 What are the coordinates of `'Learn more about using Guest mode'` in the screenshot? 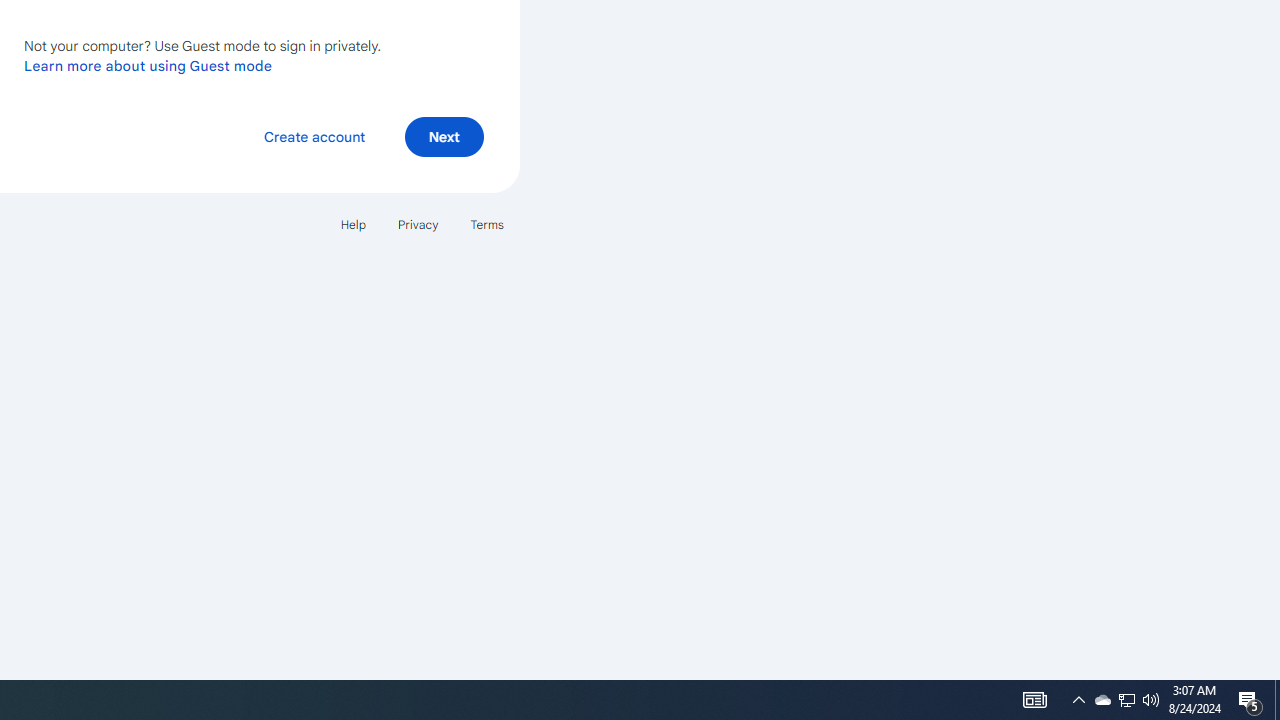 It's located at (147, 64).